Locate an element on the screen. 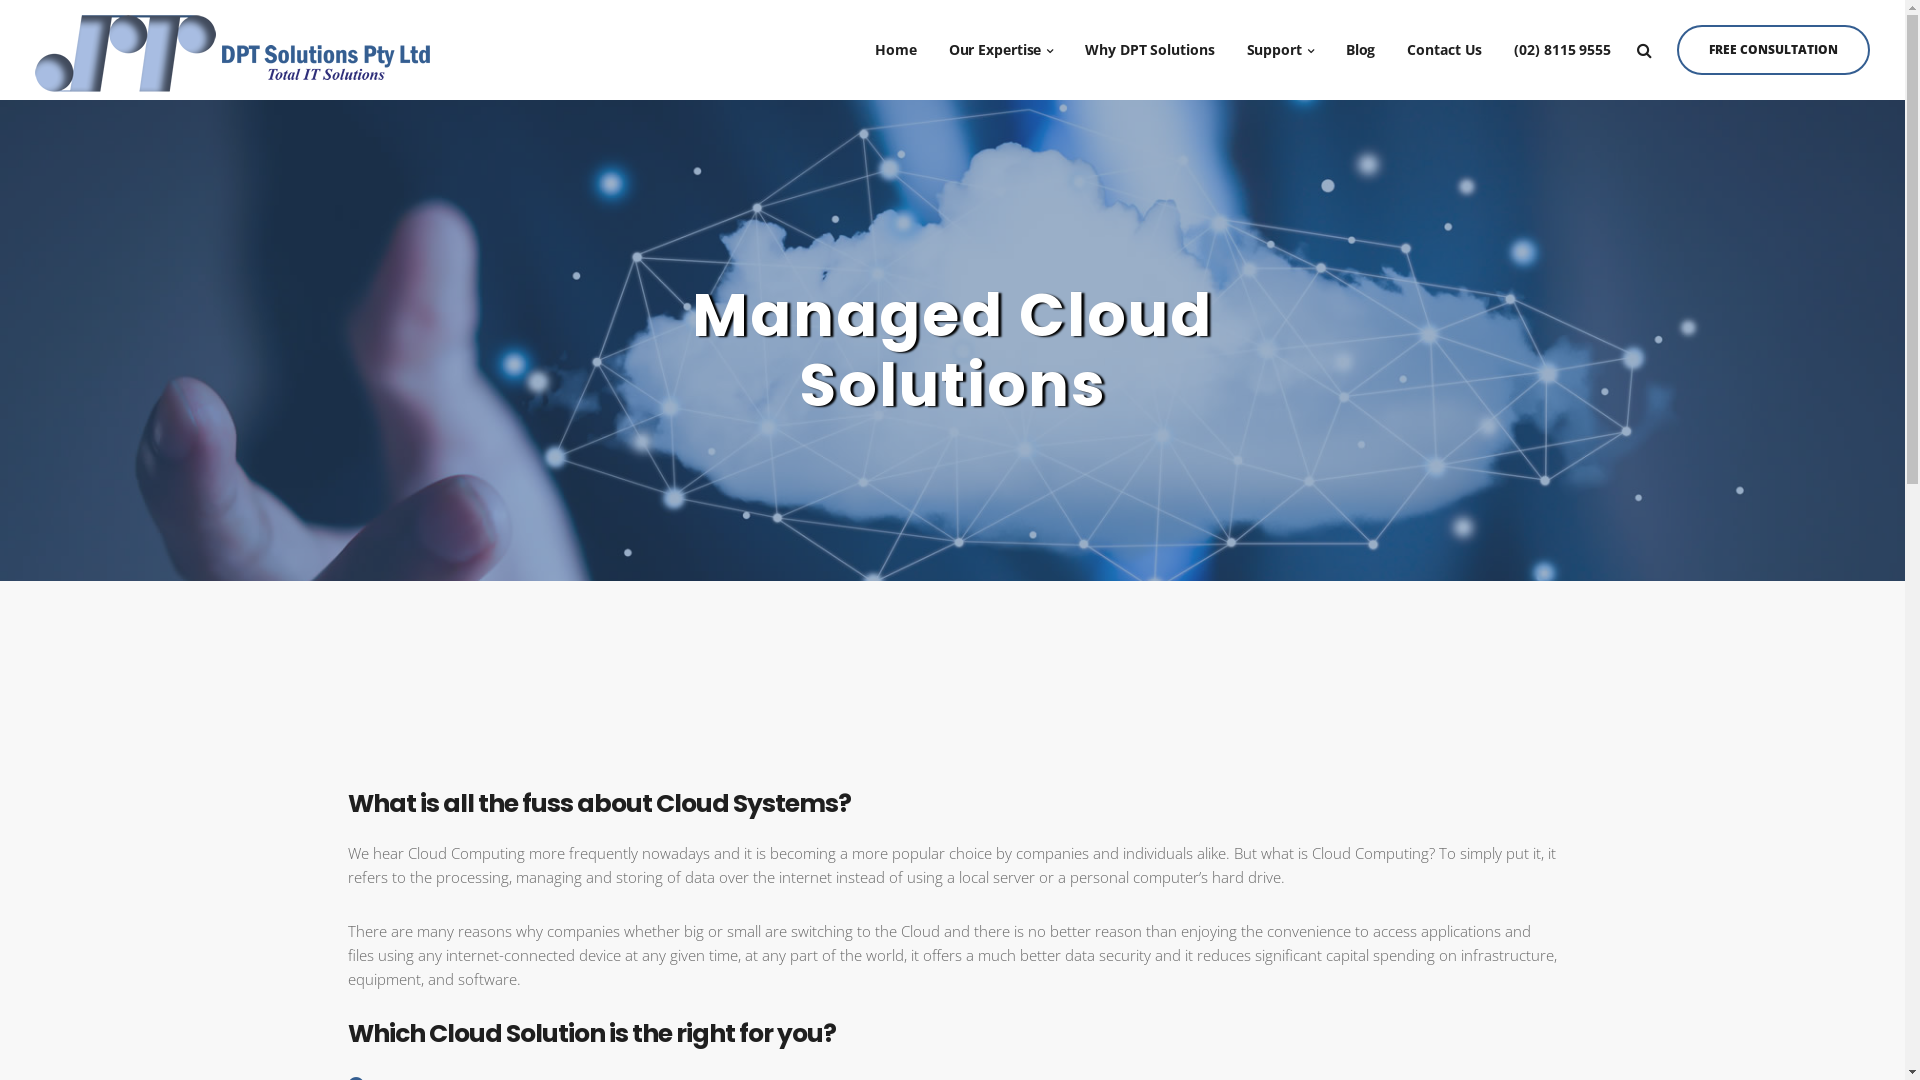  'Our Expertise' is located at coordinates (1001, 49).